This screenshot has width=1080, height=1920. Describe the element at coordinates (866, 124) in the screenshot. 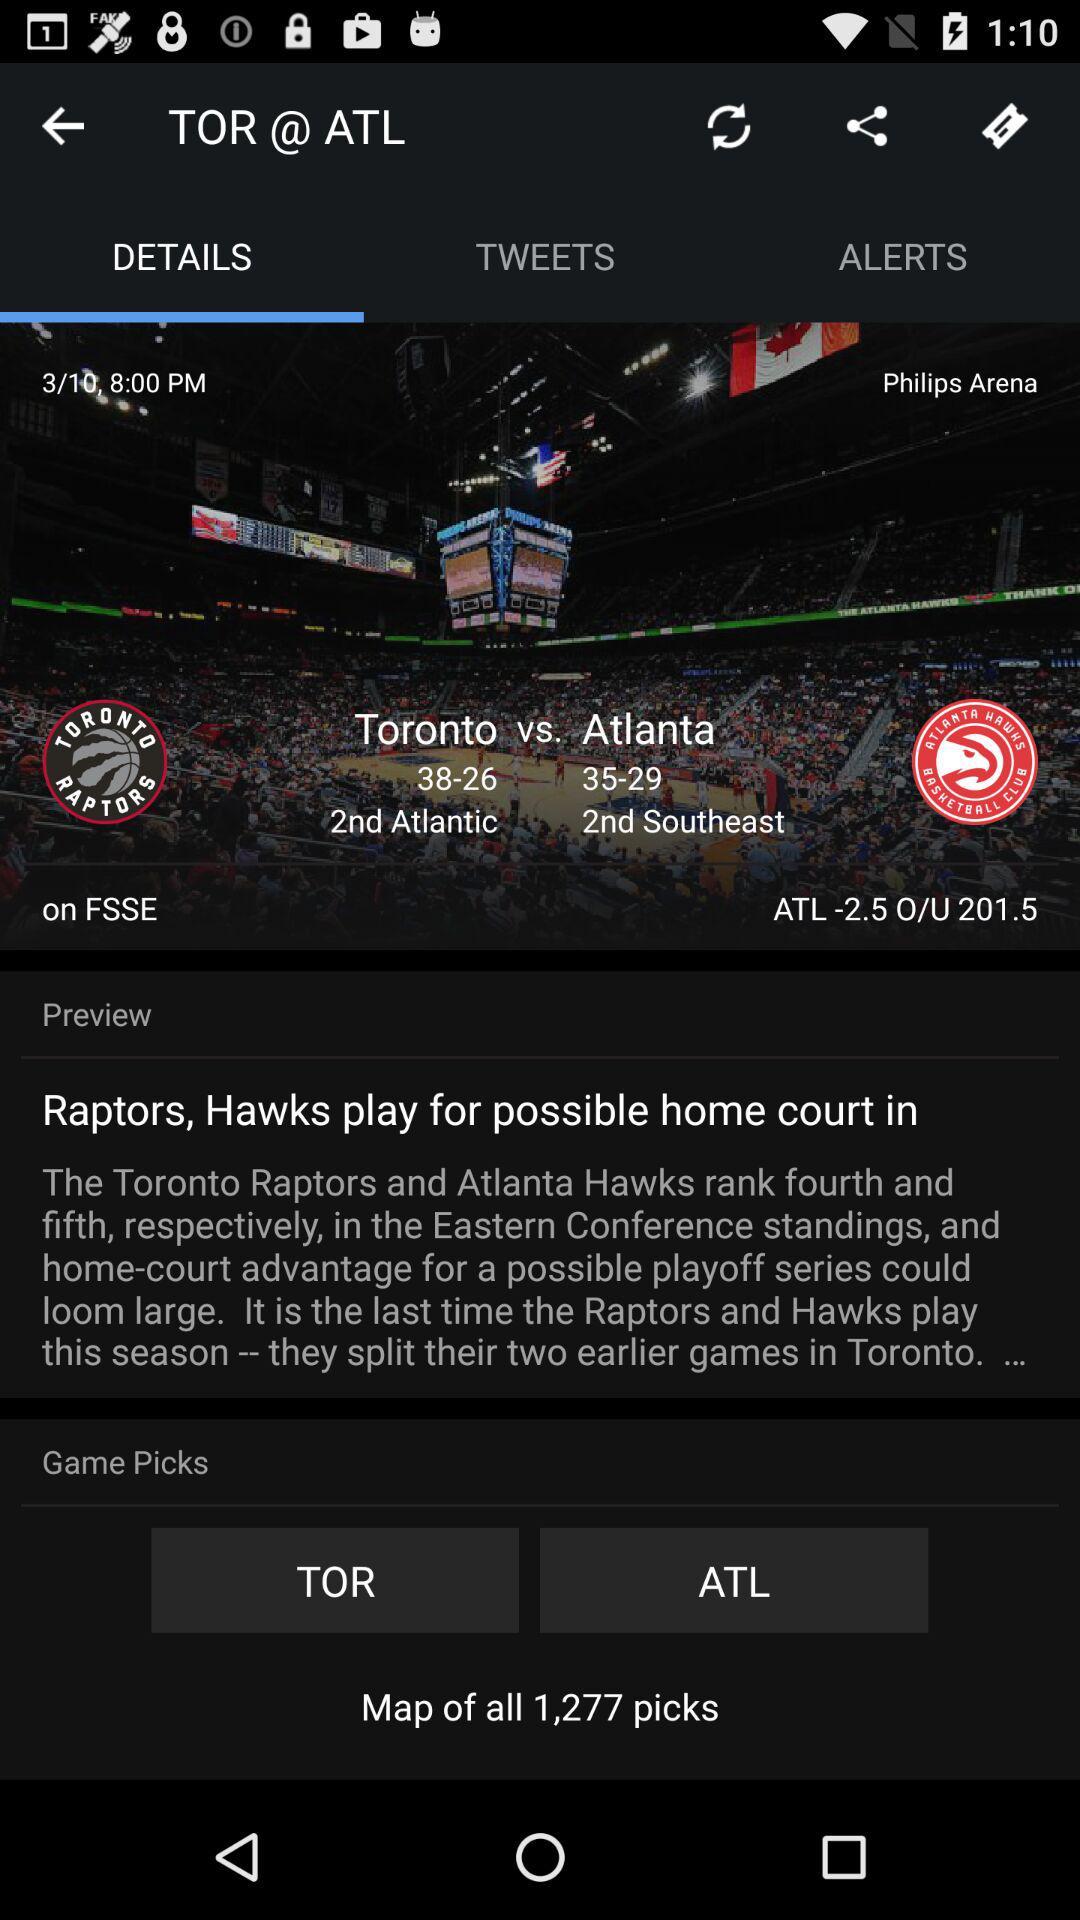

I see `share this match` at that location.